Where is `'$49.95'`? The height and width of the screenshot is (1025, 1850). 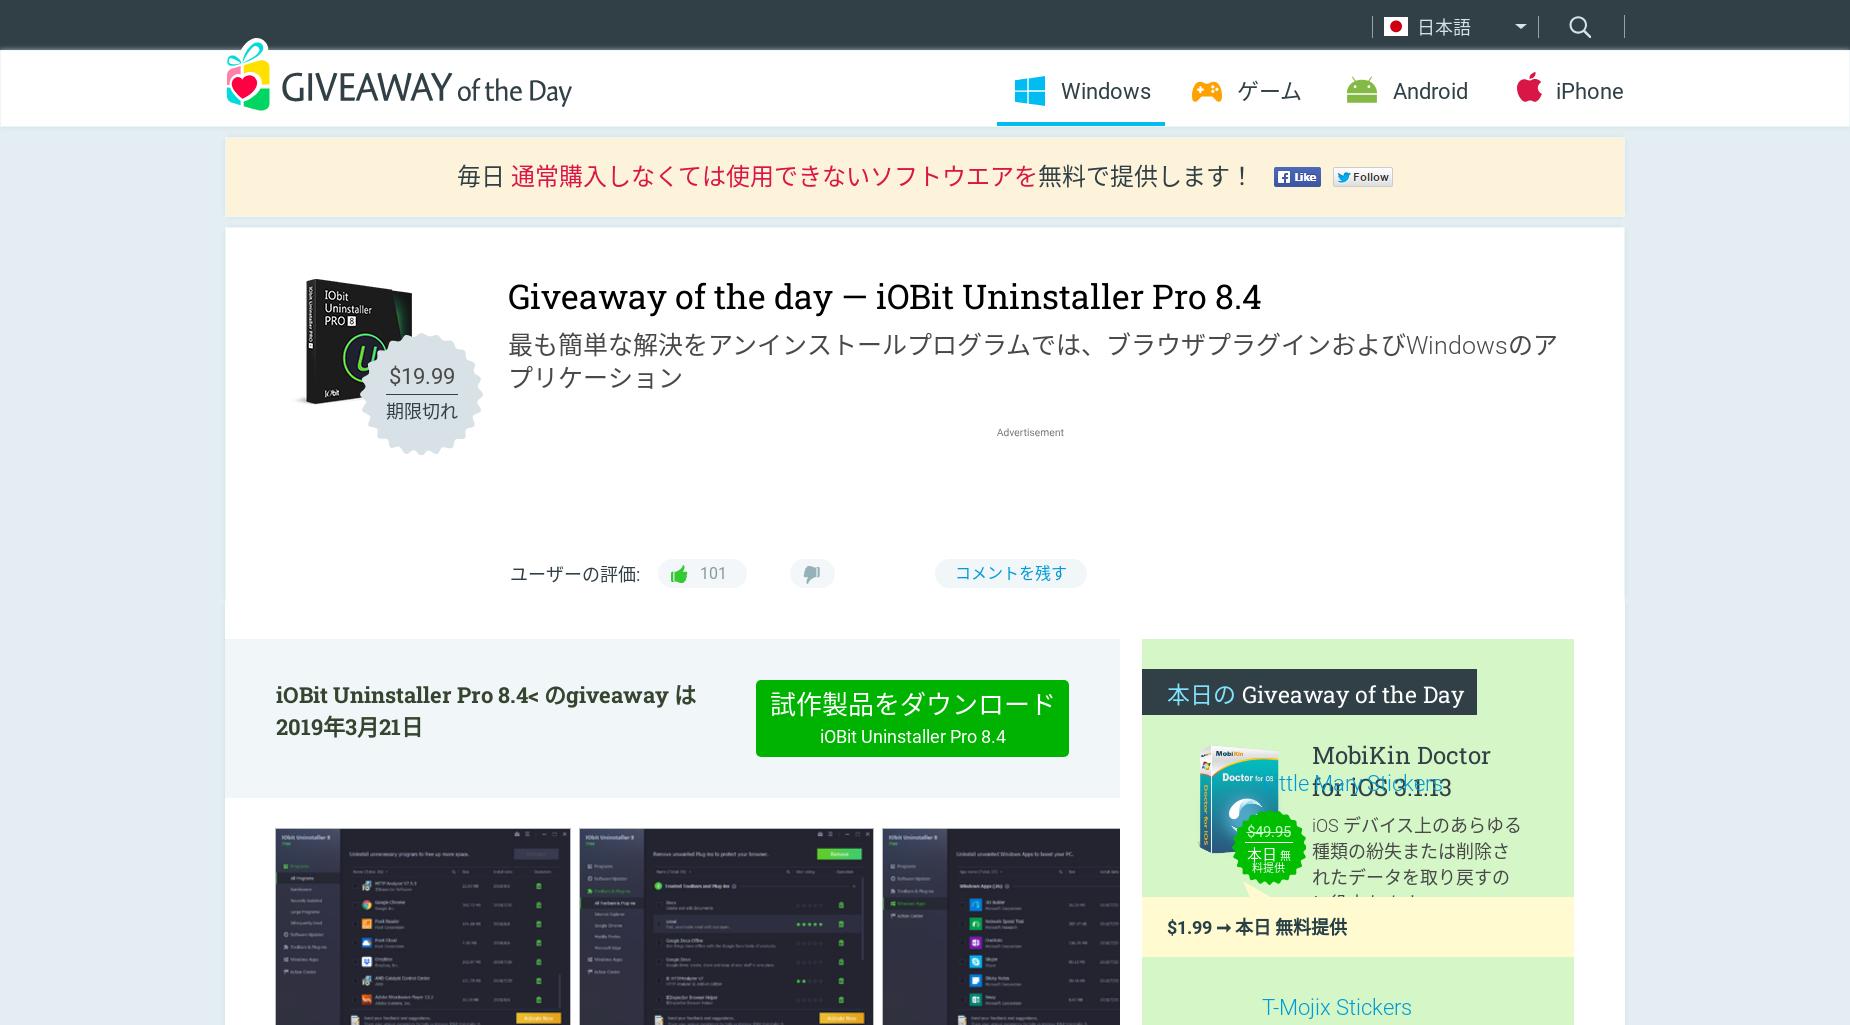 '$49.95' is located at coordinates (1244, 829).